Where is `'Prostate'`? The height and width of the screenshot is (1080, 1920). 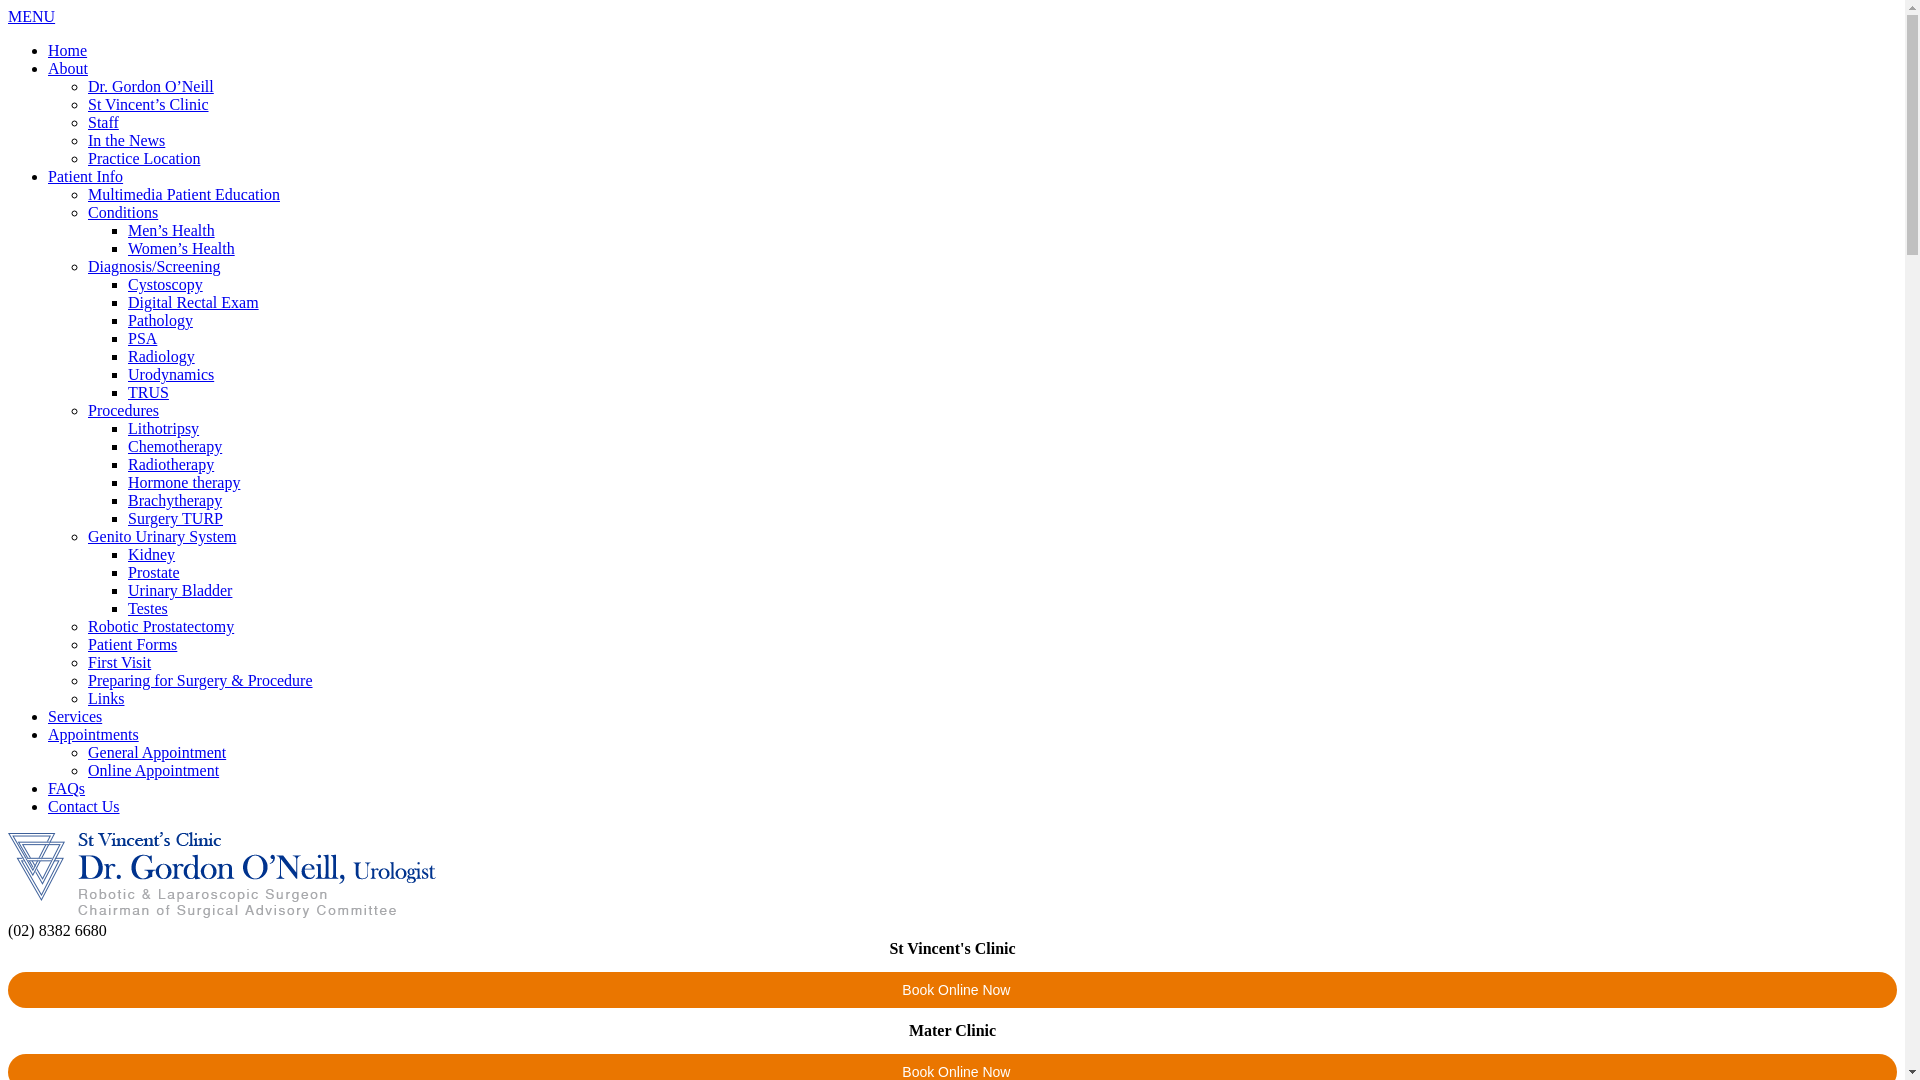 'Prostate' is located at coordinates (152, 572).